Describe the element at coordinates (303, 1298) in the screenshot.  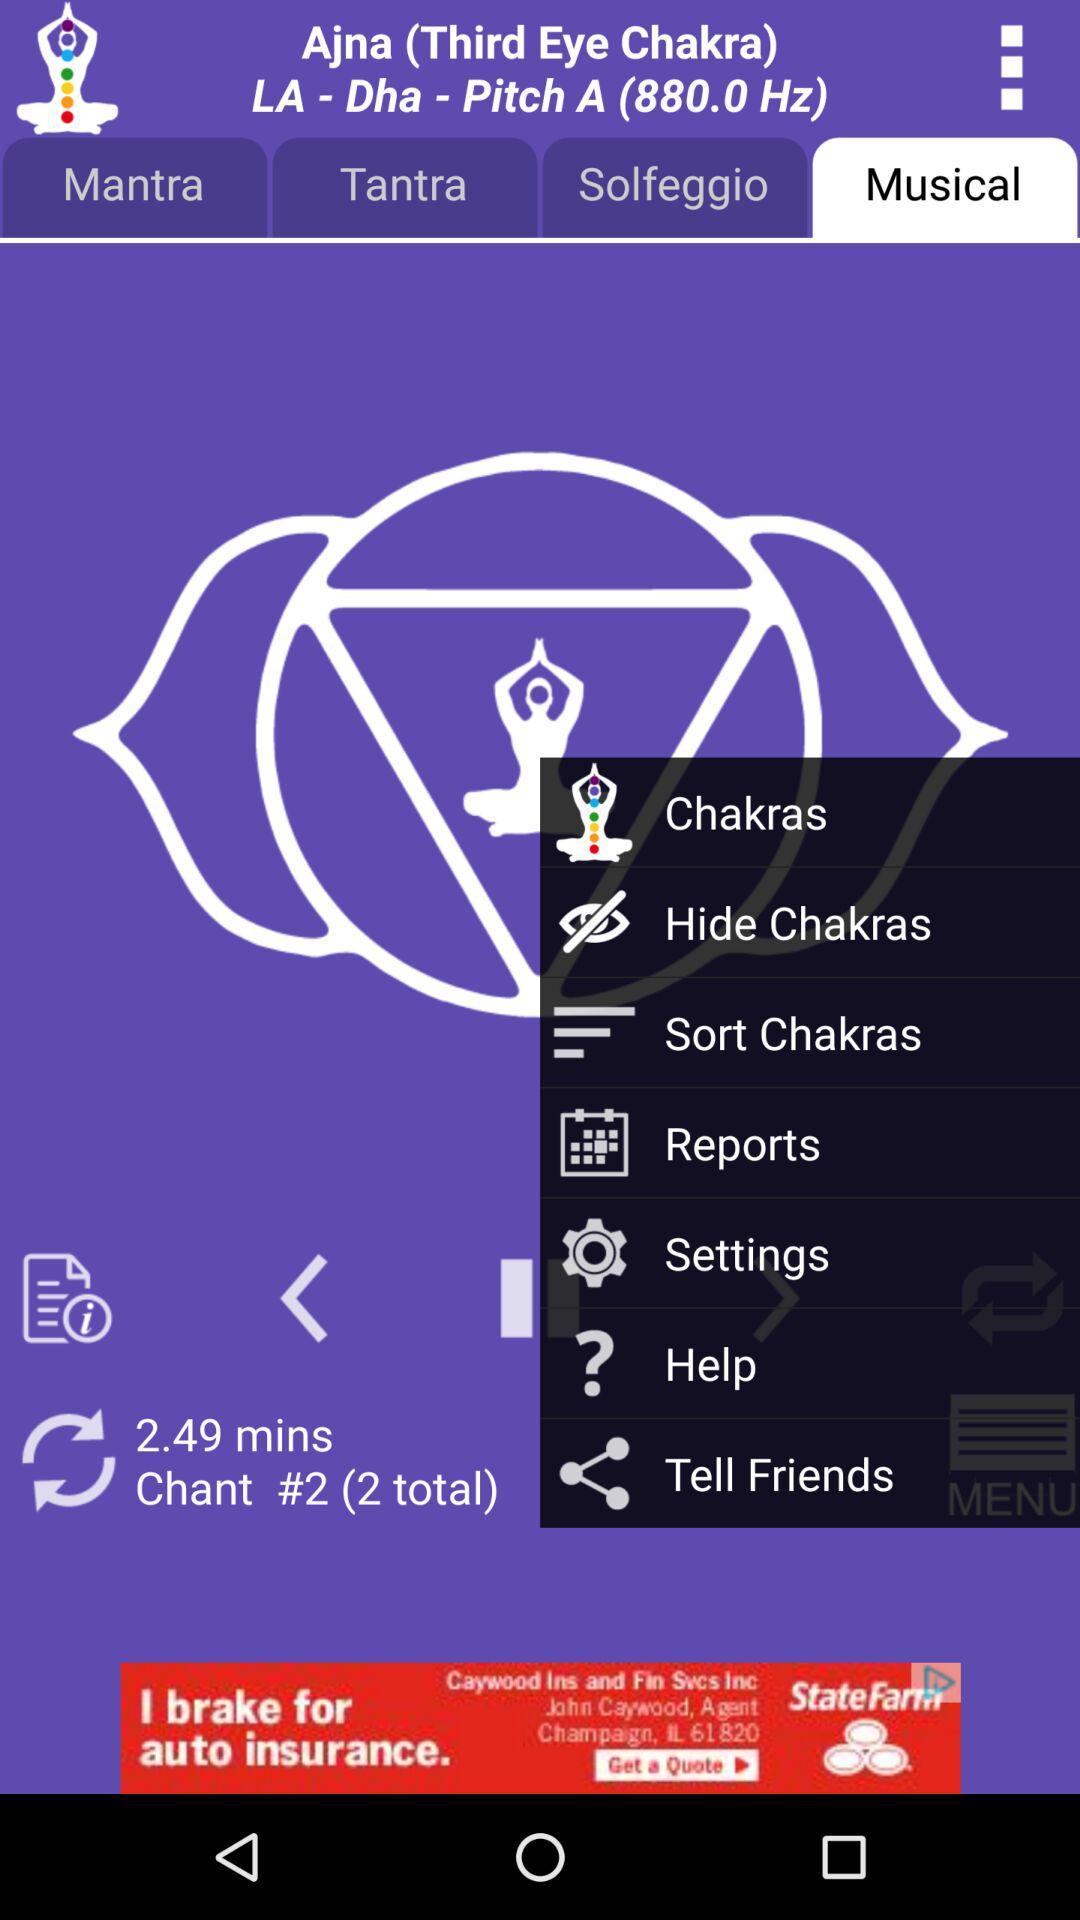
I see `rewind the chakra` at that location.